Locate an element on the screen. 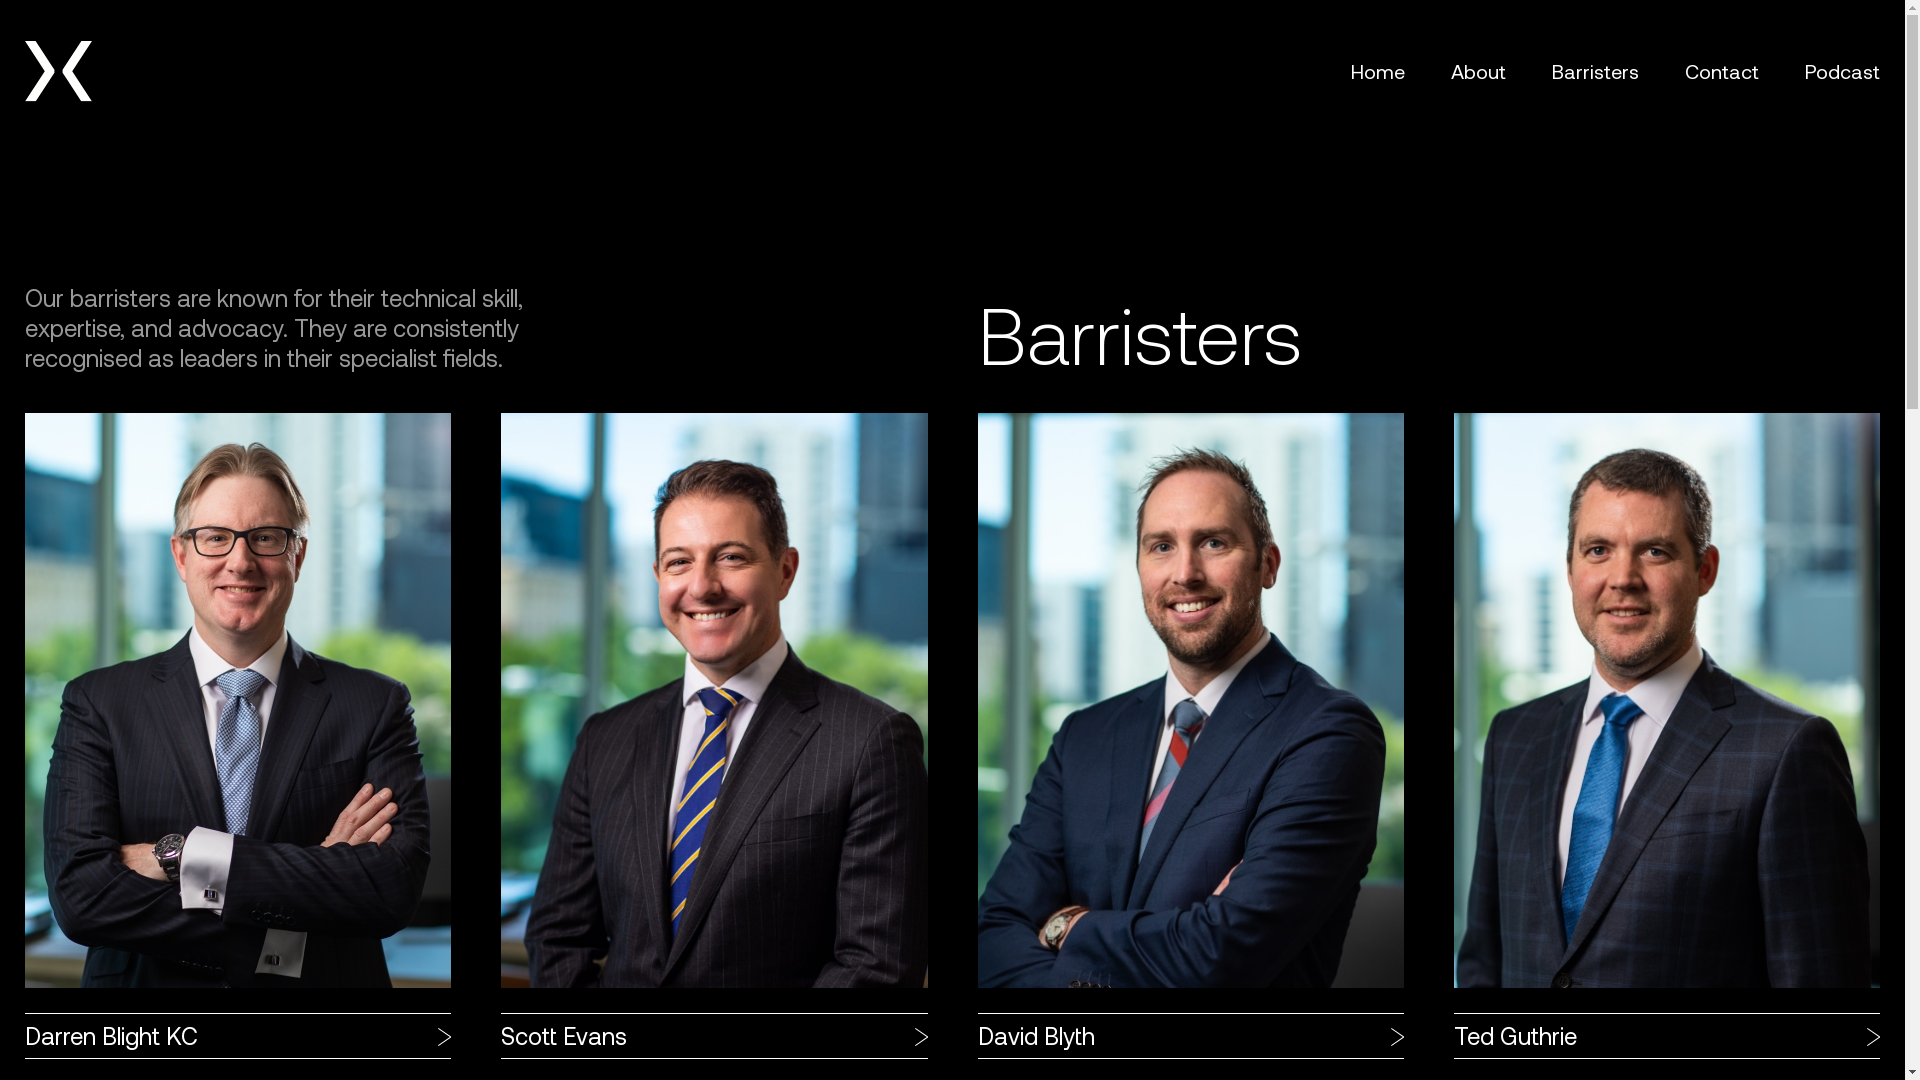 Image resolution: width=1920 pixels, height=1080 pixels. 'Barristers' is located at coordinates (1594, 69).